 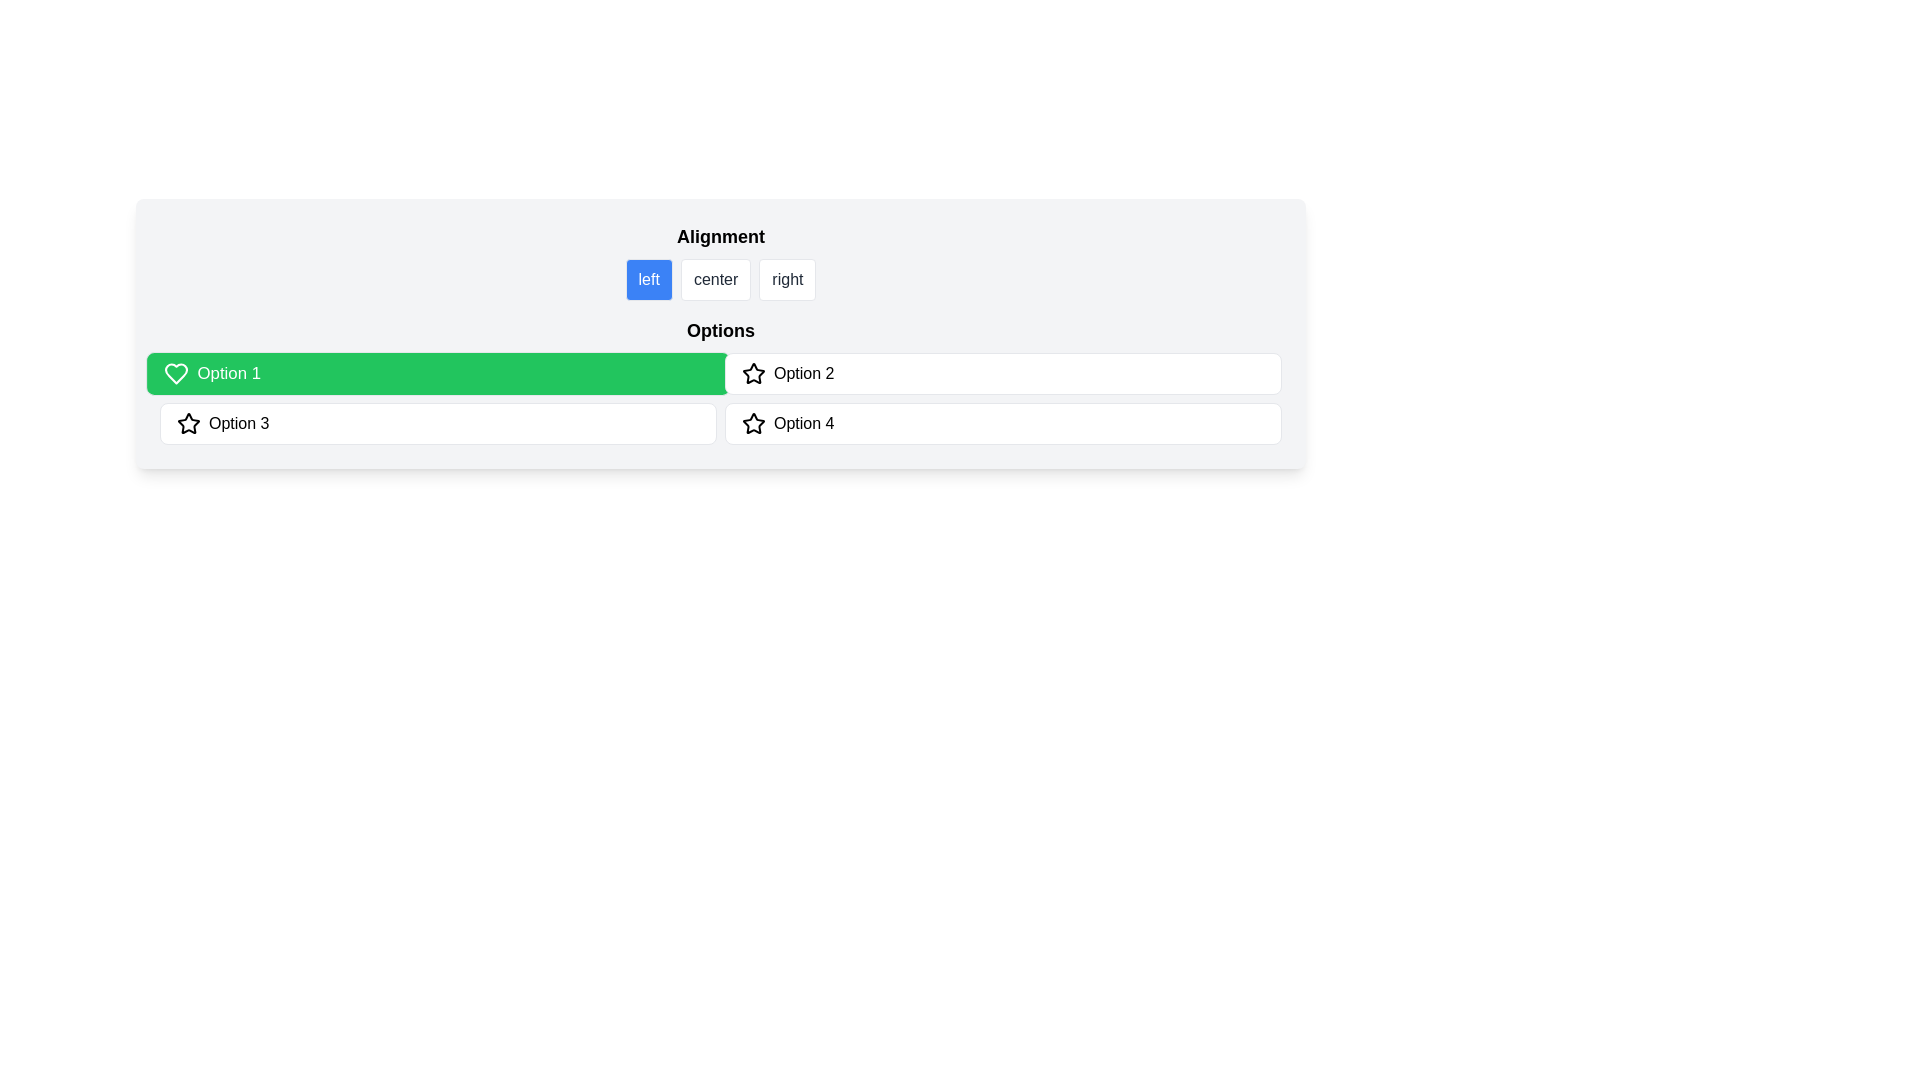 I want to click on the star-shaped Decorative Icon located next to 'Option 2' in the 'Options' section to interact with the feature, so click(x=752, y=373).